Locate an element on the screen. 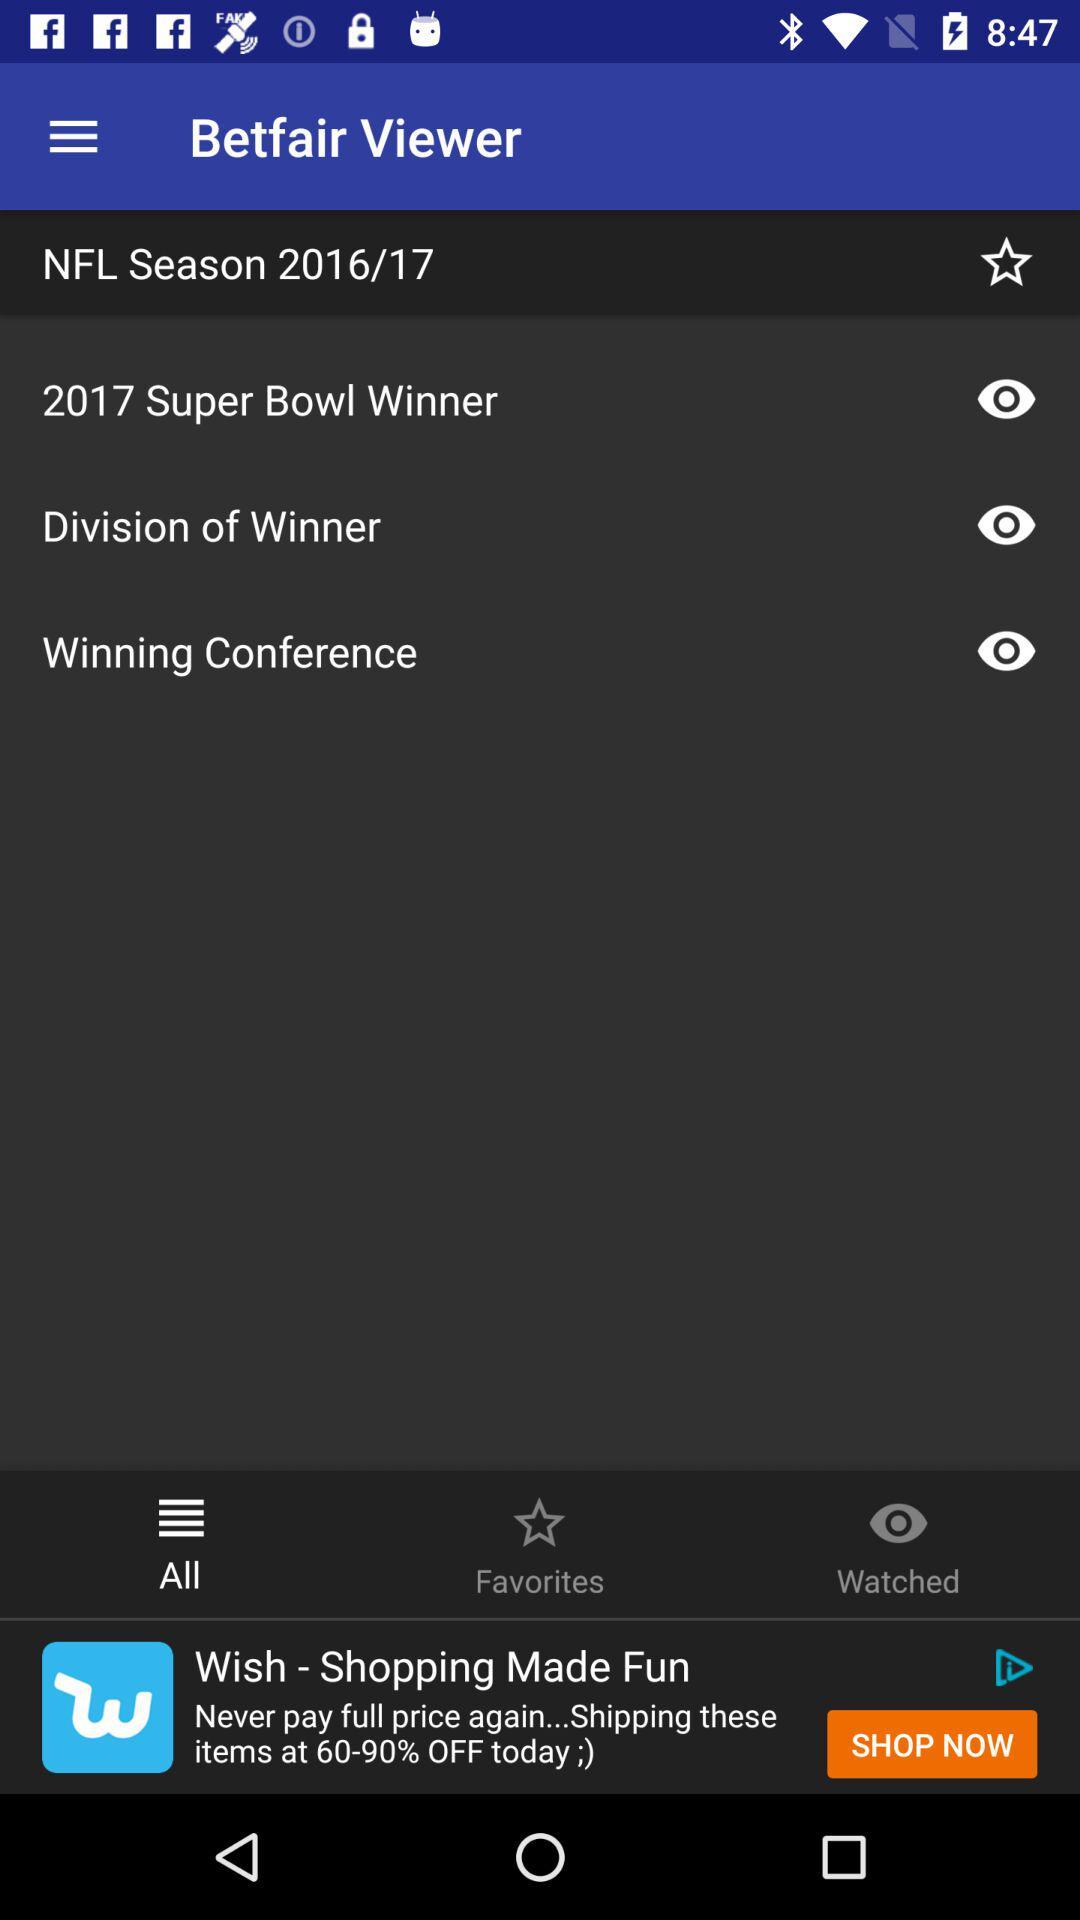 The height and width of the screenshot is (1920, 1080). this page is located at coordinates (1006, 261).